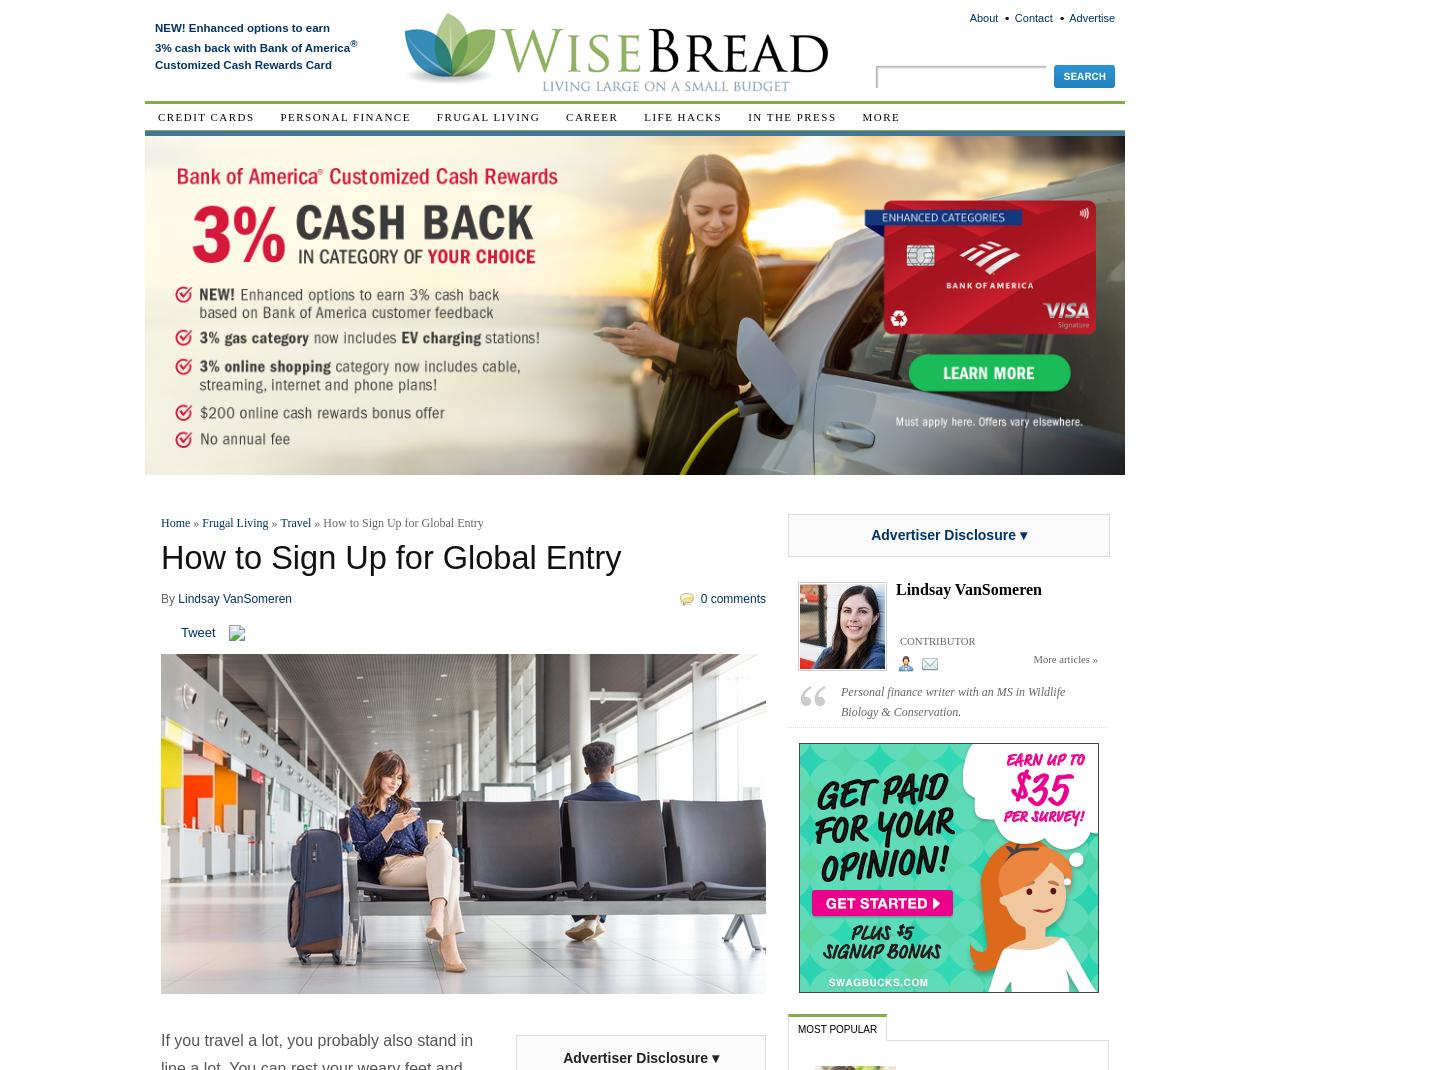 The image size is (1440, 1070). I want to click on 'Personal finance writer with an MS in Wildlife Biology & Conservation.', so click(952, 701).